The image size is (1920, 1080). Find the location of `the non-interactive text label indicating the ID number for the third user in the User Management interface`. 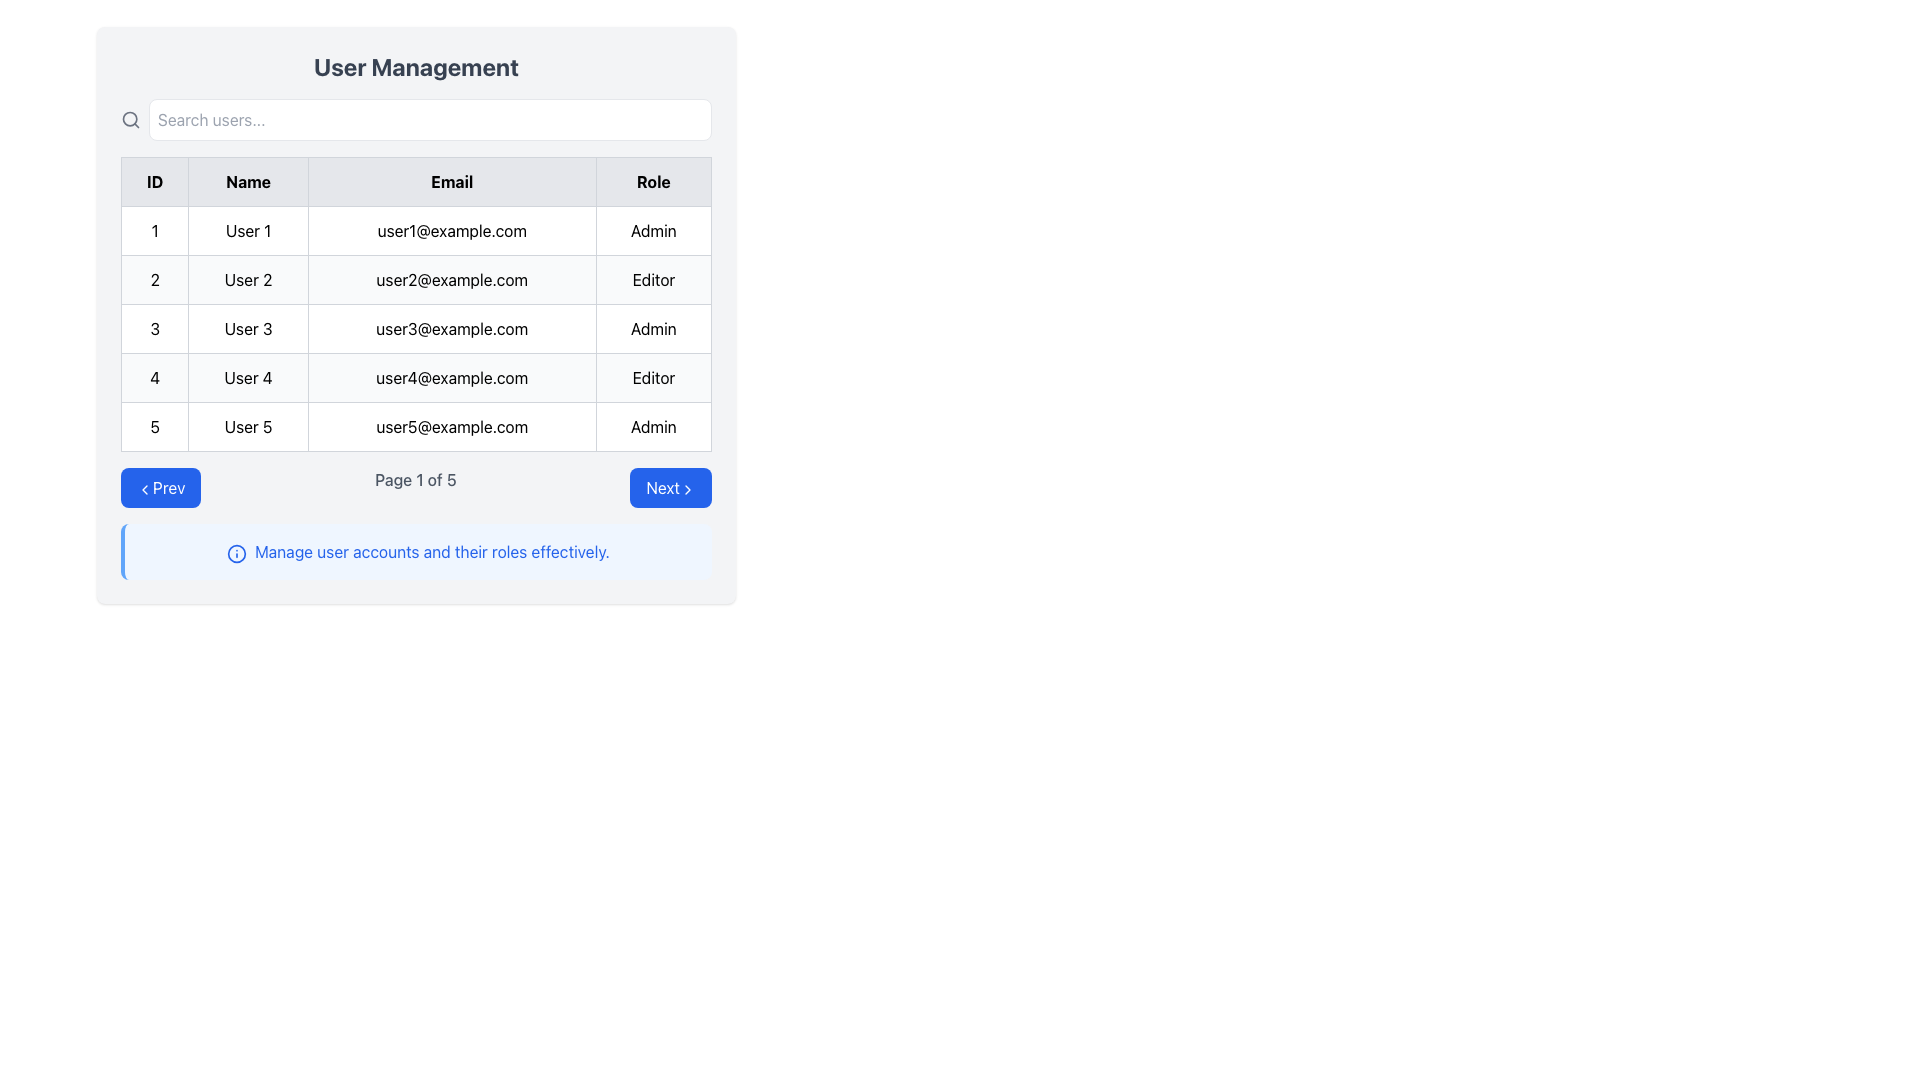

the non-interactive text label indicating the ID number for the third user in the User Management interface is located at coordinates (154, 327).